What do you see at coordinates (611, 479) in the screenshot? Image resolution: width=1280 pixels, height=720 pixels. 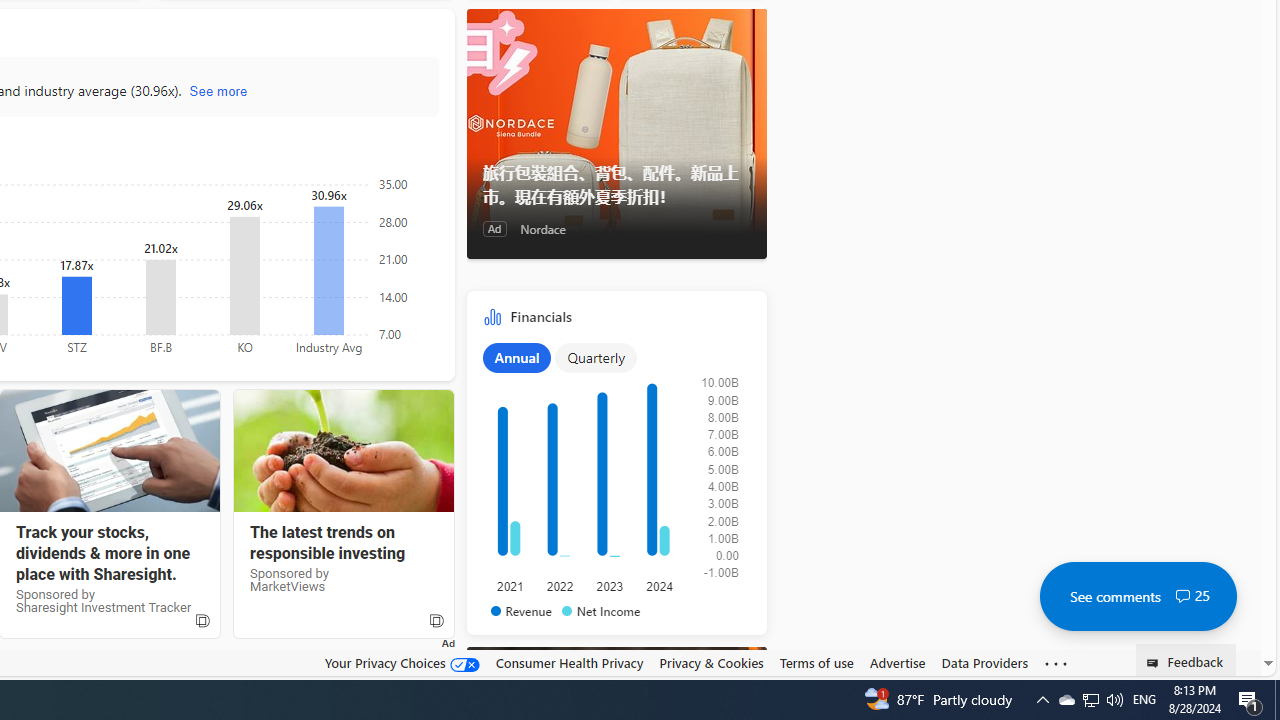 I see `'Class: chartOuter-DS-EntryPoint1-1'` at bounding box center [611, 479].